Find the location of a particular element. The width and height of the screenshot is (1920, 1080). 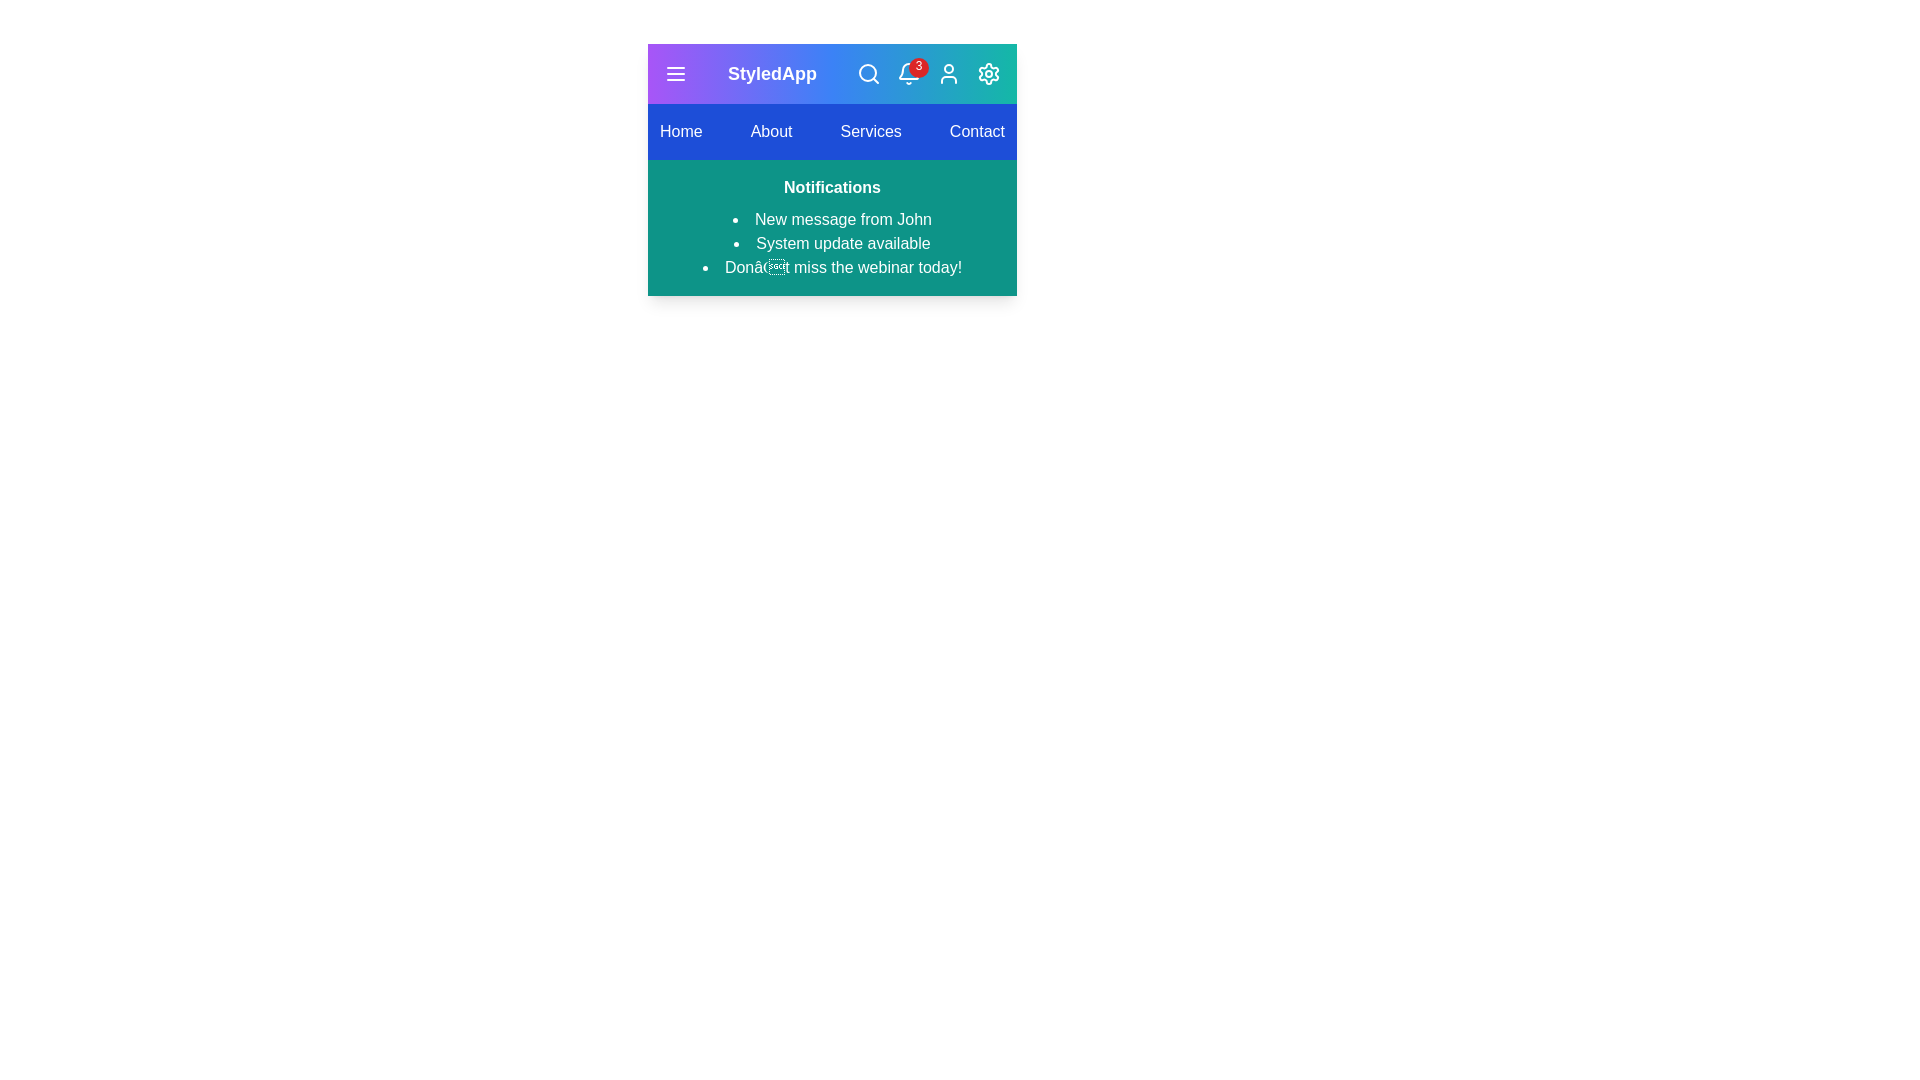

the search icon button located in the navigation bar immediately to the right of 'StyledApp' is located at coordinates (868, 72).